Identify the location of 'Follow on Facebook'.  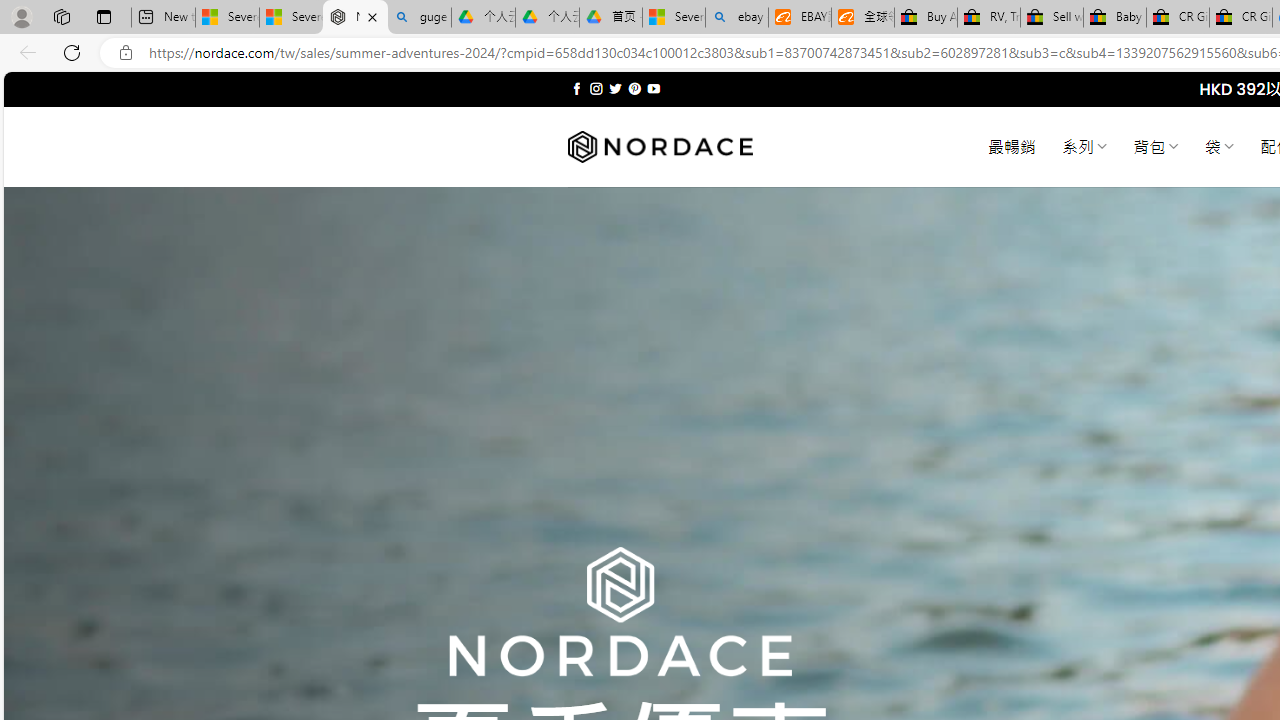
(576, 88).